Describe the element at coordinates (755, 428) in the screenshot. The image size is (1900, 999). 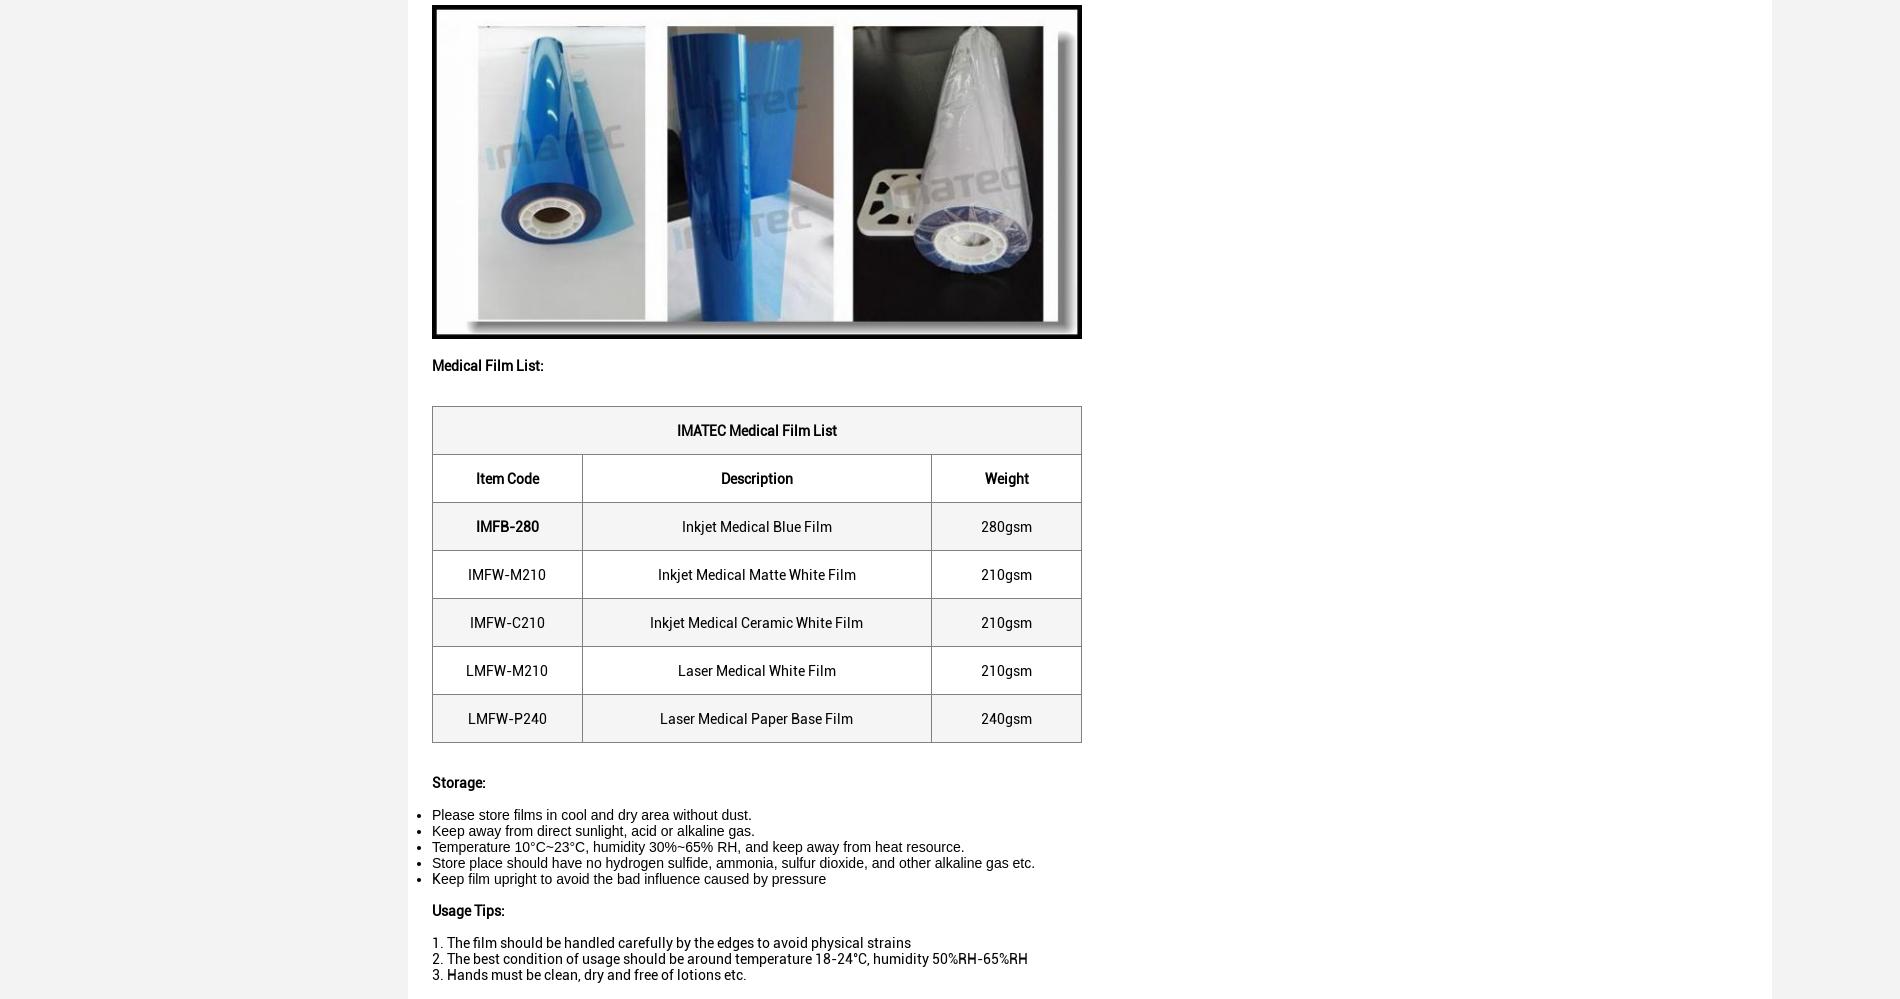
I see `'IMATEC Medical Film List'` at that location.